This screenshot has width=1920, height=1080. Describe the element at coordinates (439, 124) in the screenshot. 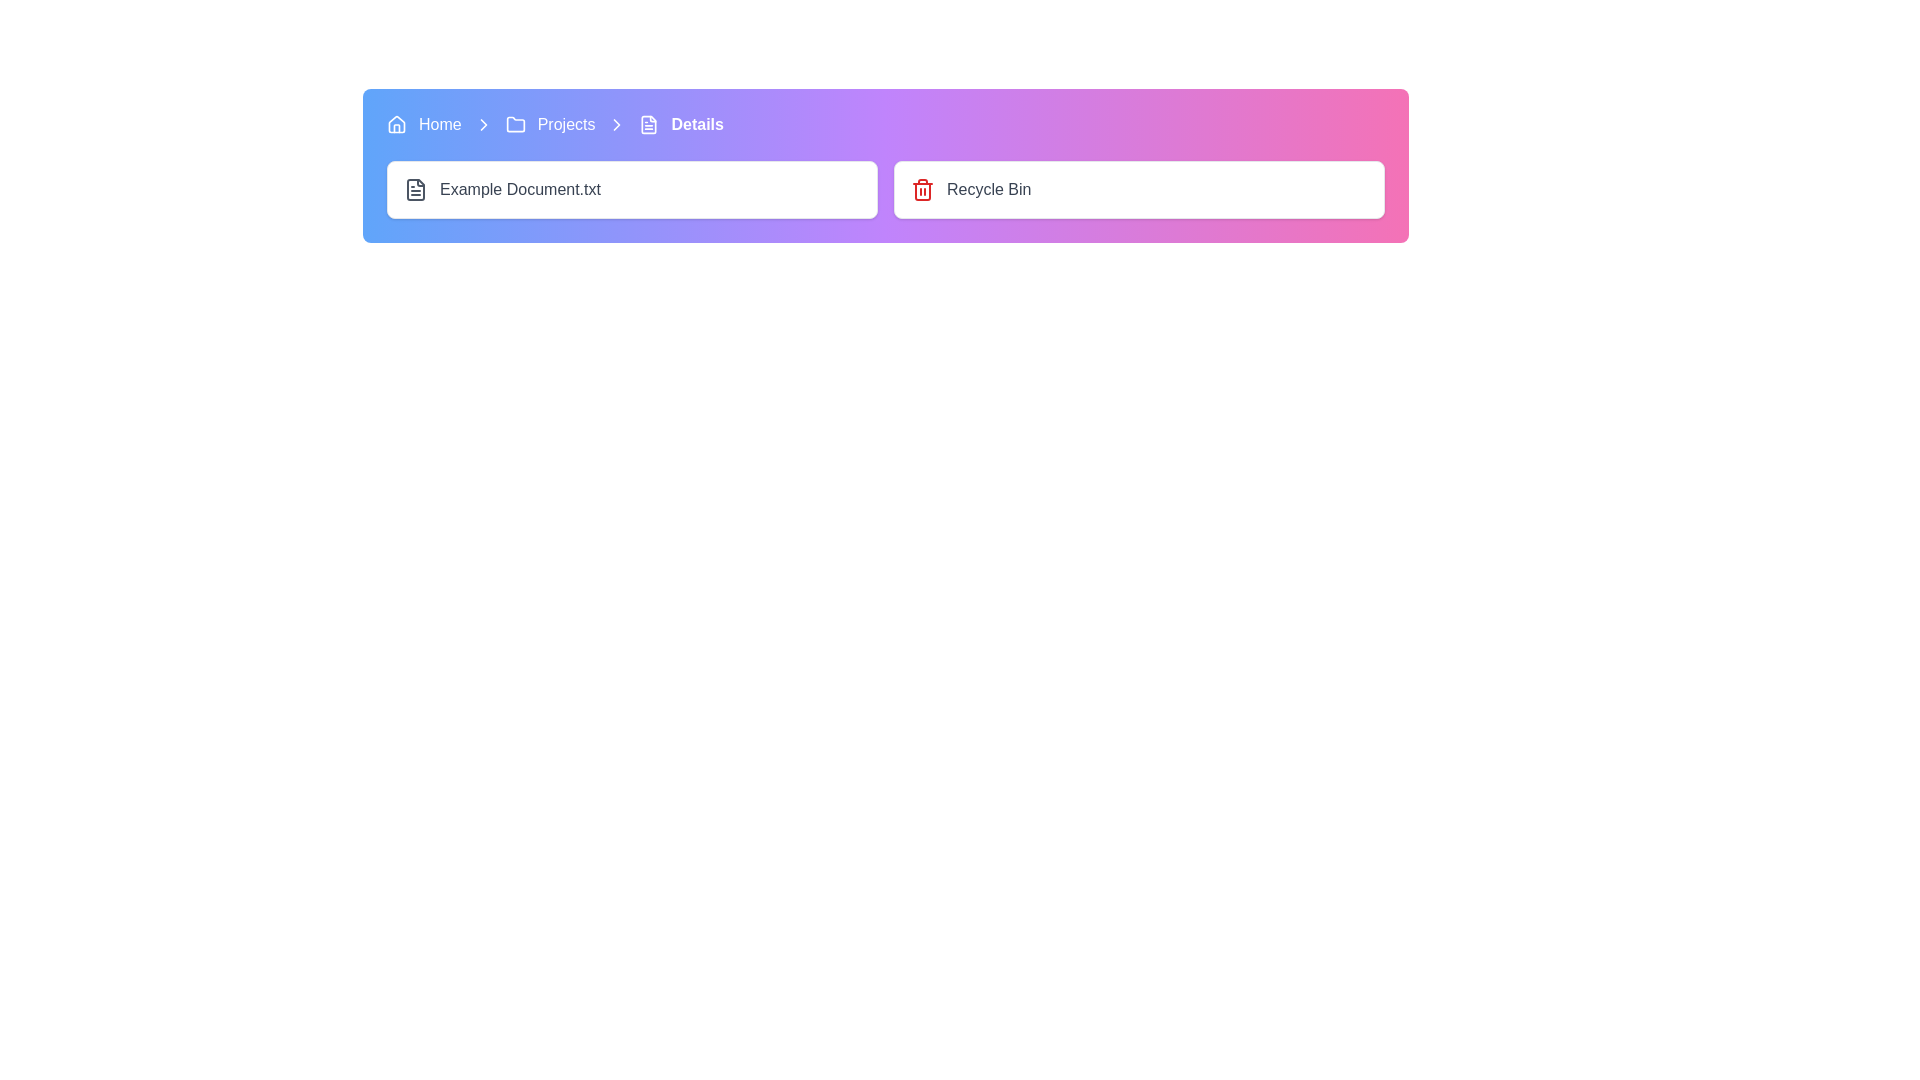

I see `the 'Home' text element, which is styled with a white font and is positioned on a blue background in the breadcrumb navigation bar` at that location.